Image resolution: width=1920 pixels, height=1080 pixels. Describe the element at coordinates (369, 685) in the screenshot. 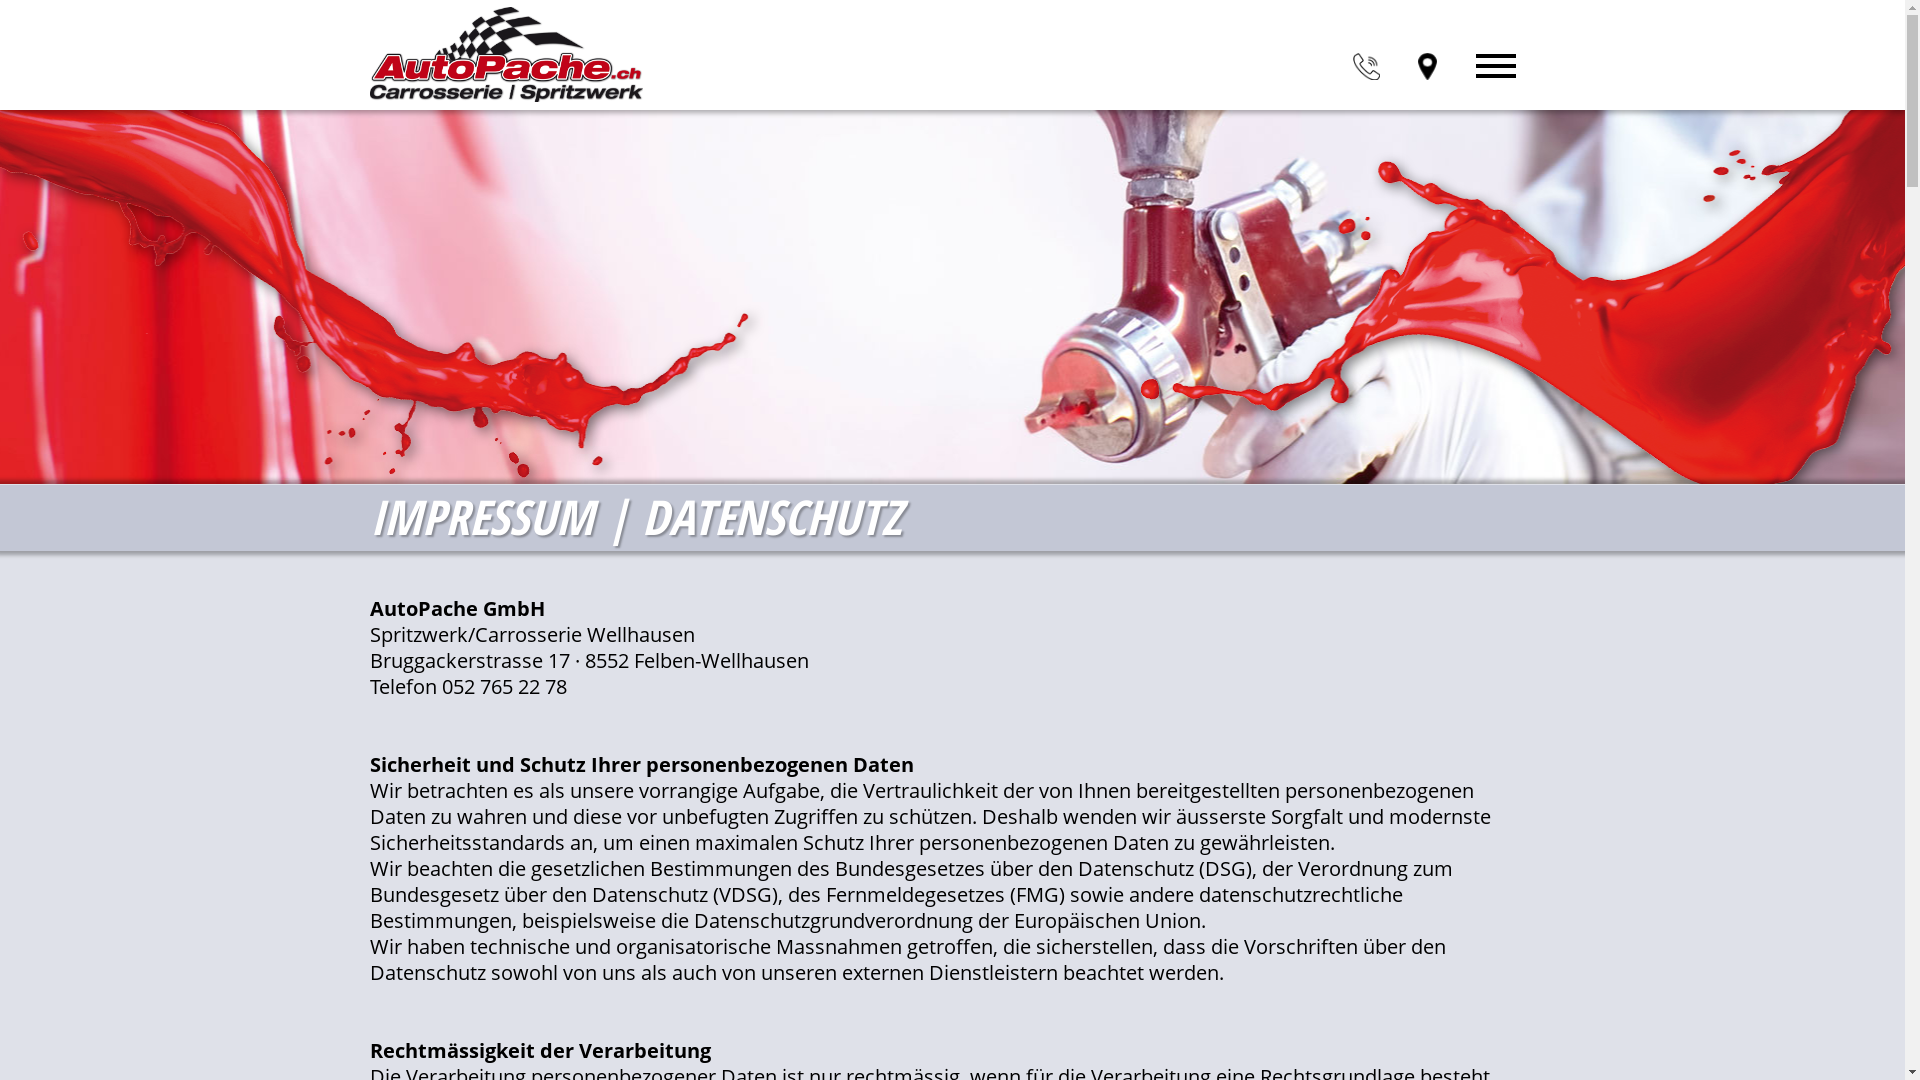

I see `'Telefon 052 765 22 78'` at that location.